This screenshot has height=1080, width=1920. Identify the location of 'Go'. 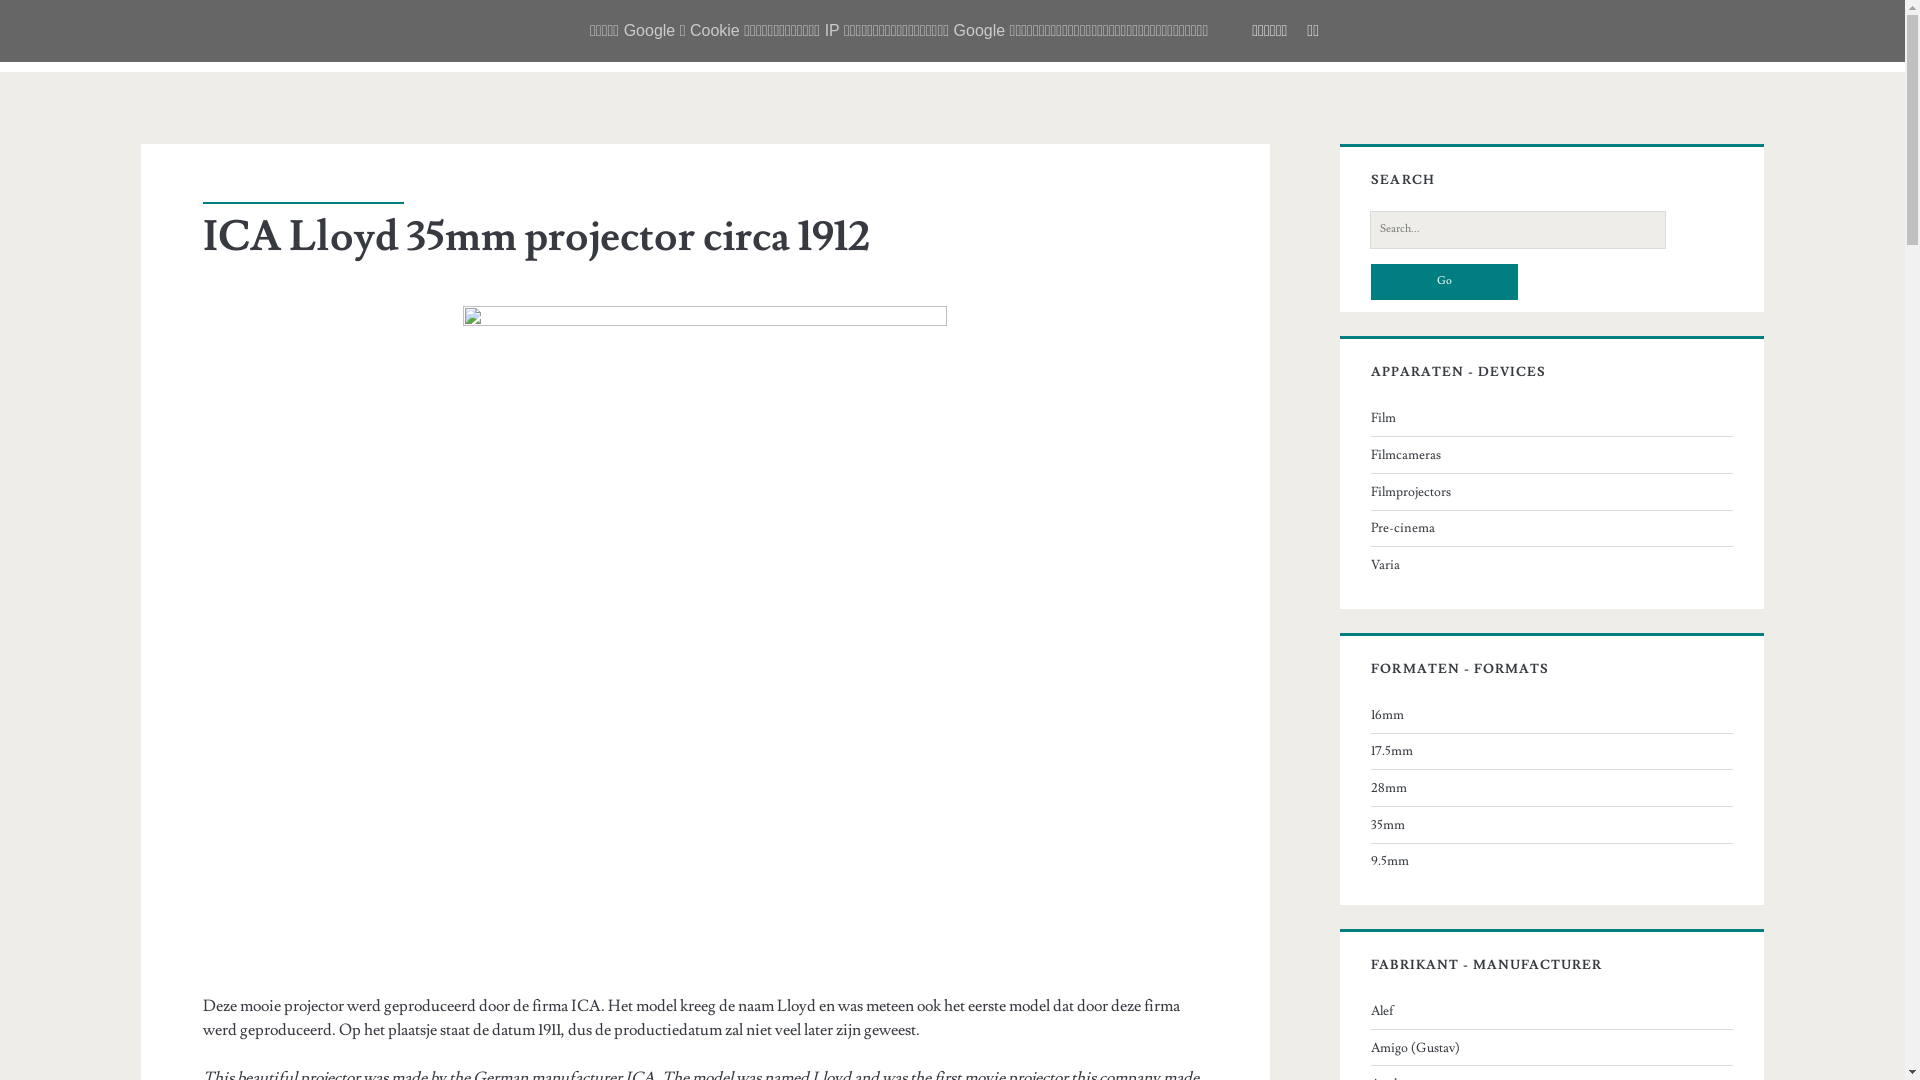
(1444, 281).